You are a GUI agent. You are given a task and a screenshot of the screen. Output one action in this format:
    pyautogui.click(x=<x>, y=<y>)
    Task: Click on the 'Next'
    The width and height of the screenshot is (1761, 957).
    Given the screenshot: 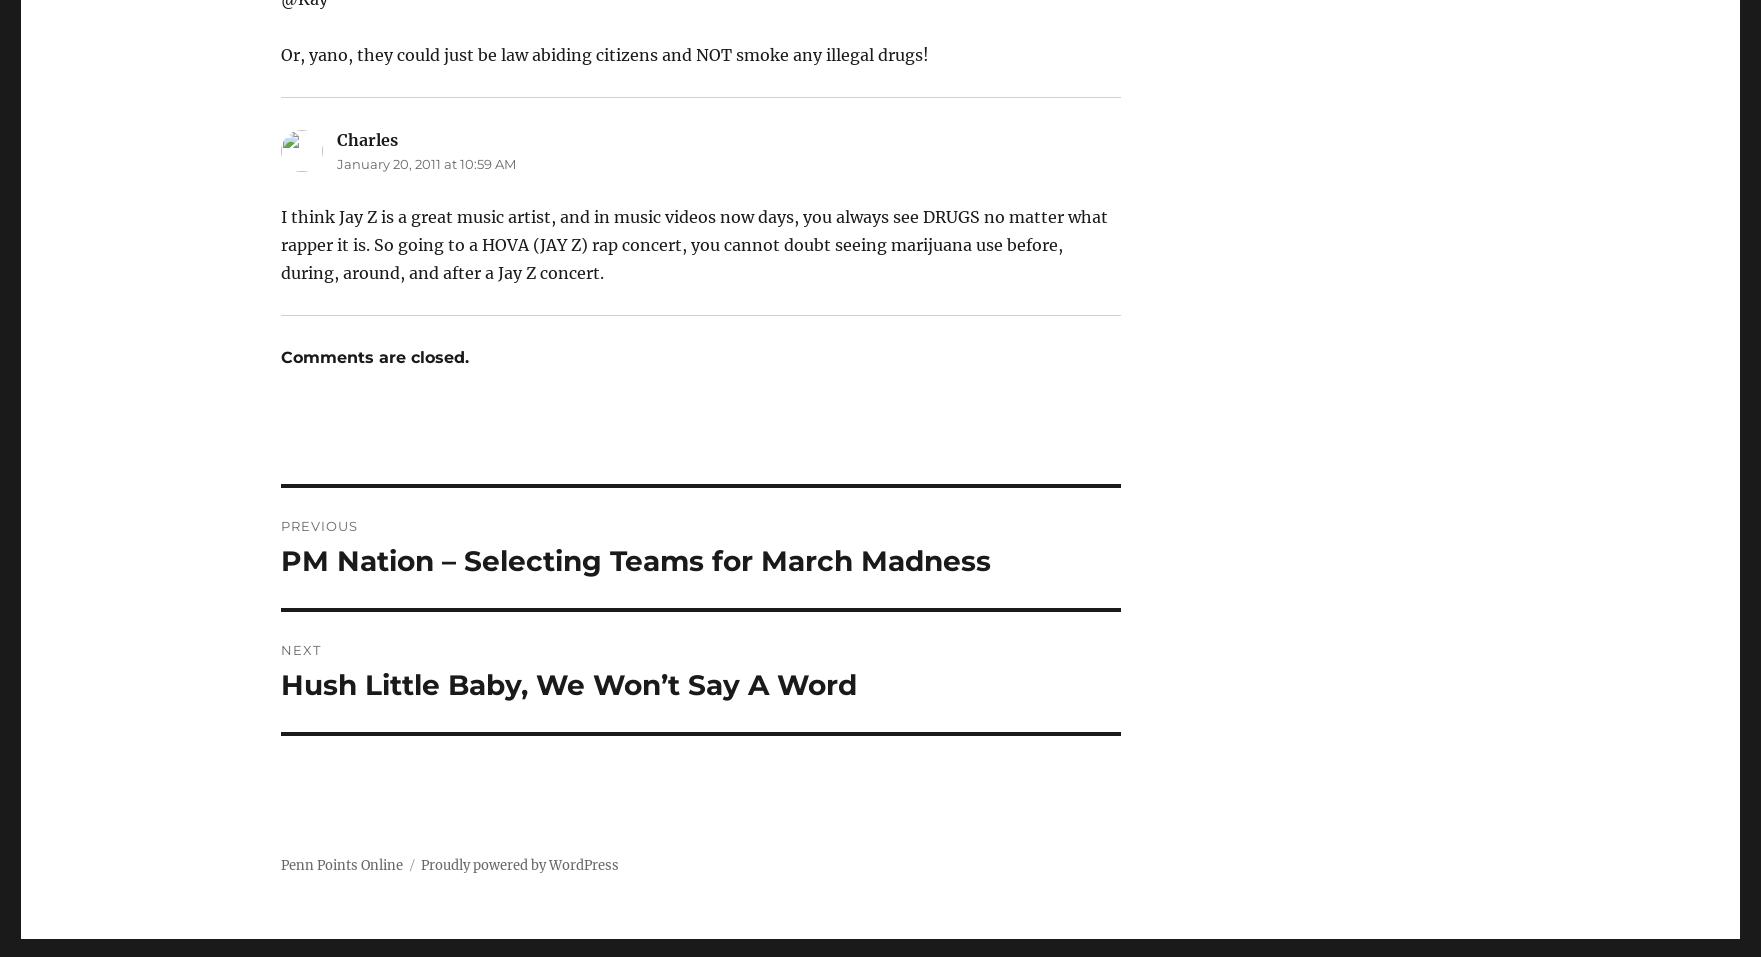 What is the action you would take?
    pyautogui.click(x=299, y=648)
    